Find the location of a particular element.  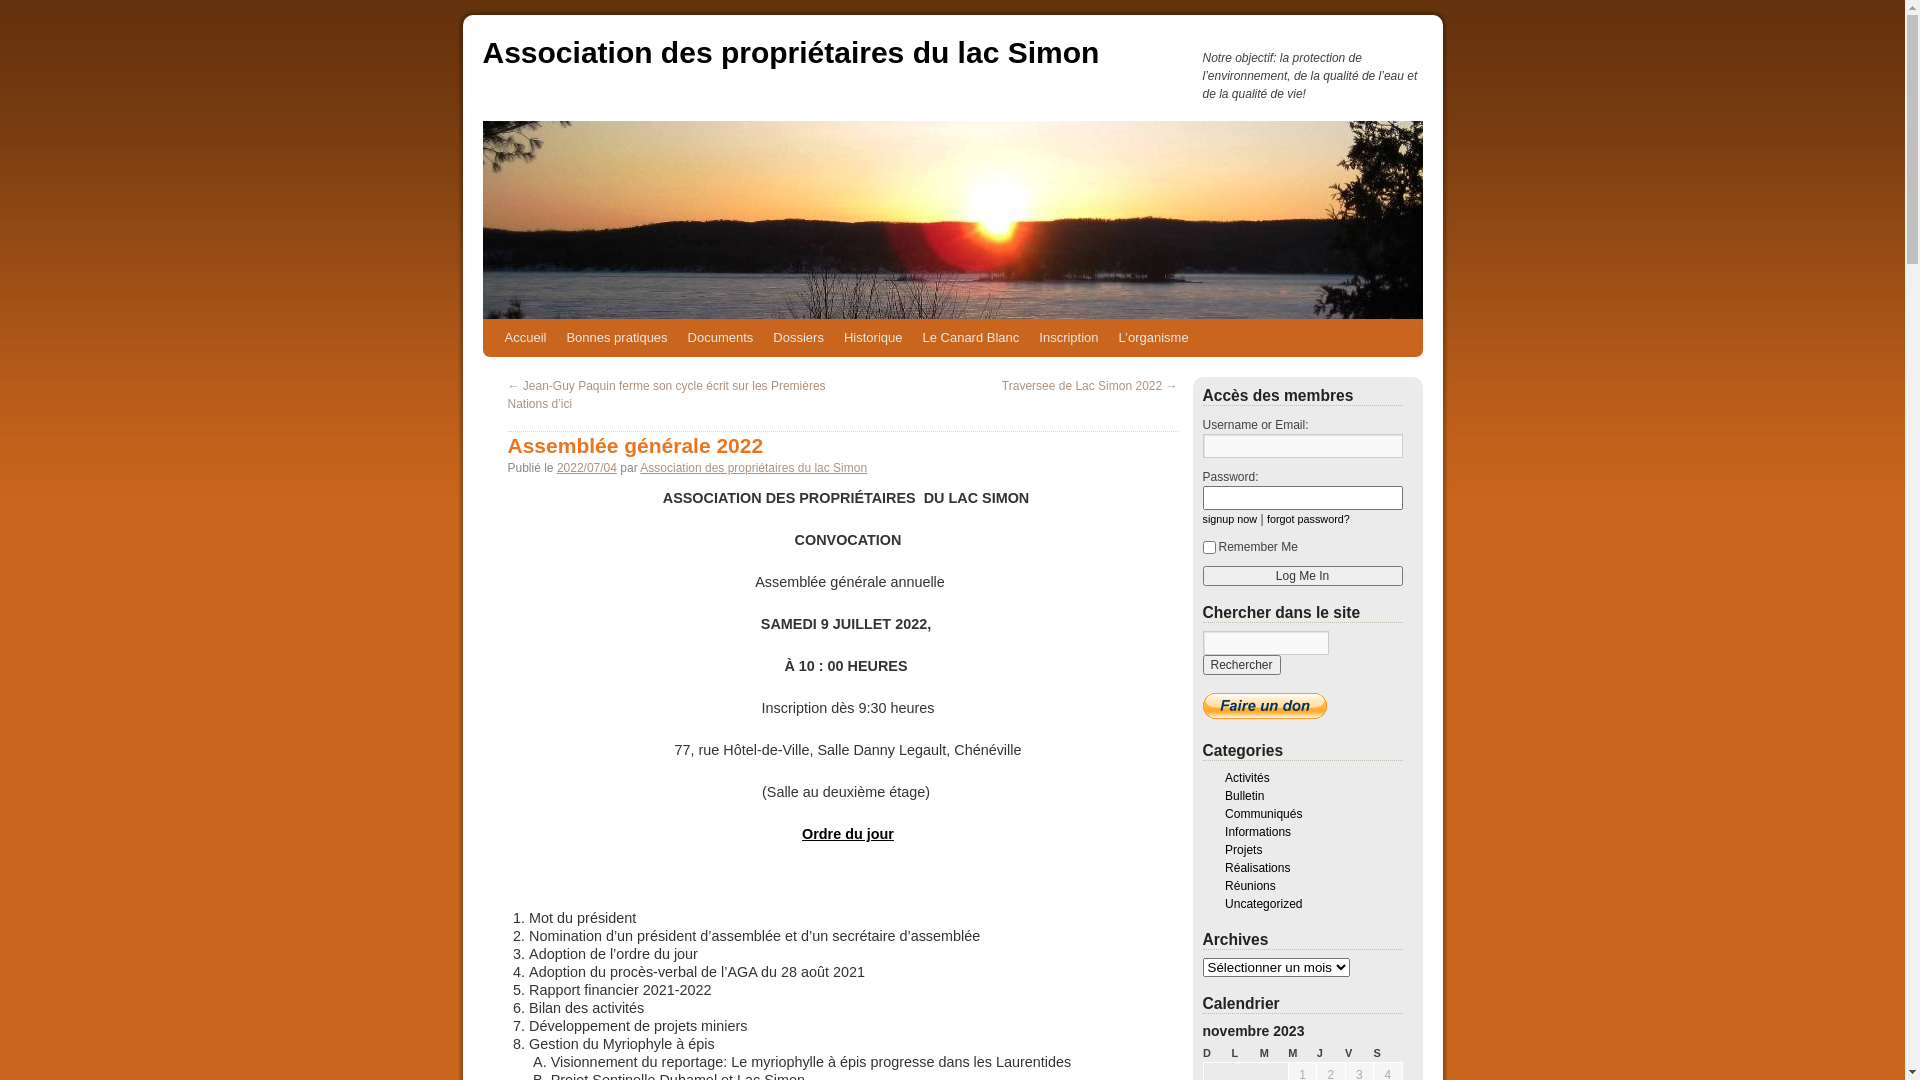

'Dossiers' is located at coordinates (797, 337).